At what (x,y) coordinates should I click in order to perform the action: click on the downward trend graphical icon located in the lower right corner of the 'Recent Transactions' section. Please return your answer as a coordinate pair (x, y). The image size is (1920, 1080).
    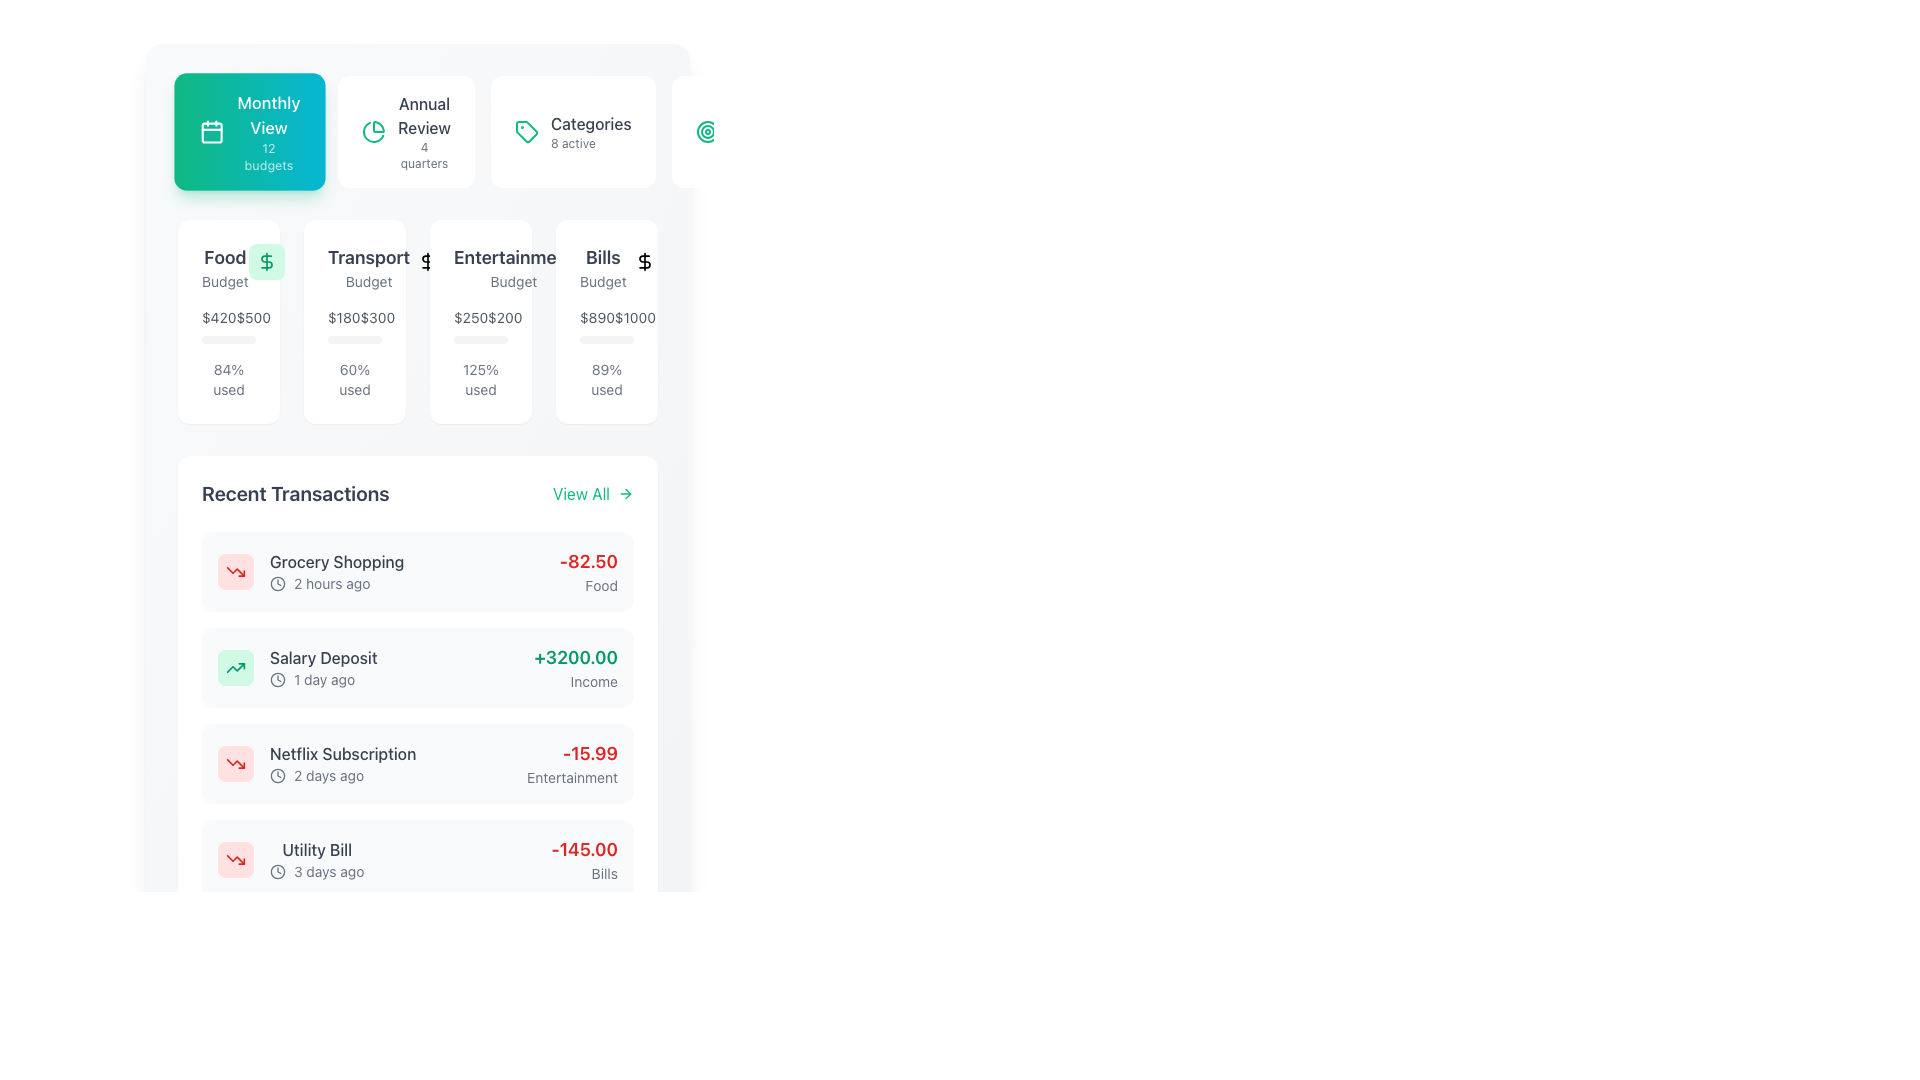
    Looking at the image, I should click on (235, 763).